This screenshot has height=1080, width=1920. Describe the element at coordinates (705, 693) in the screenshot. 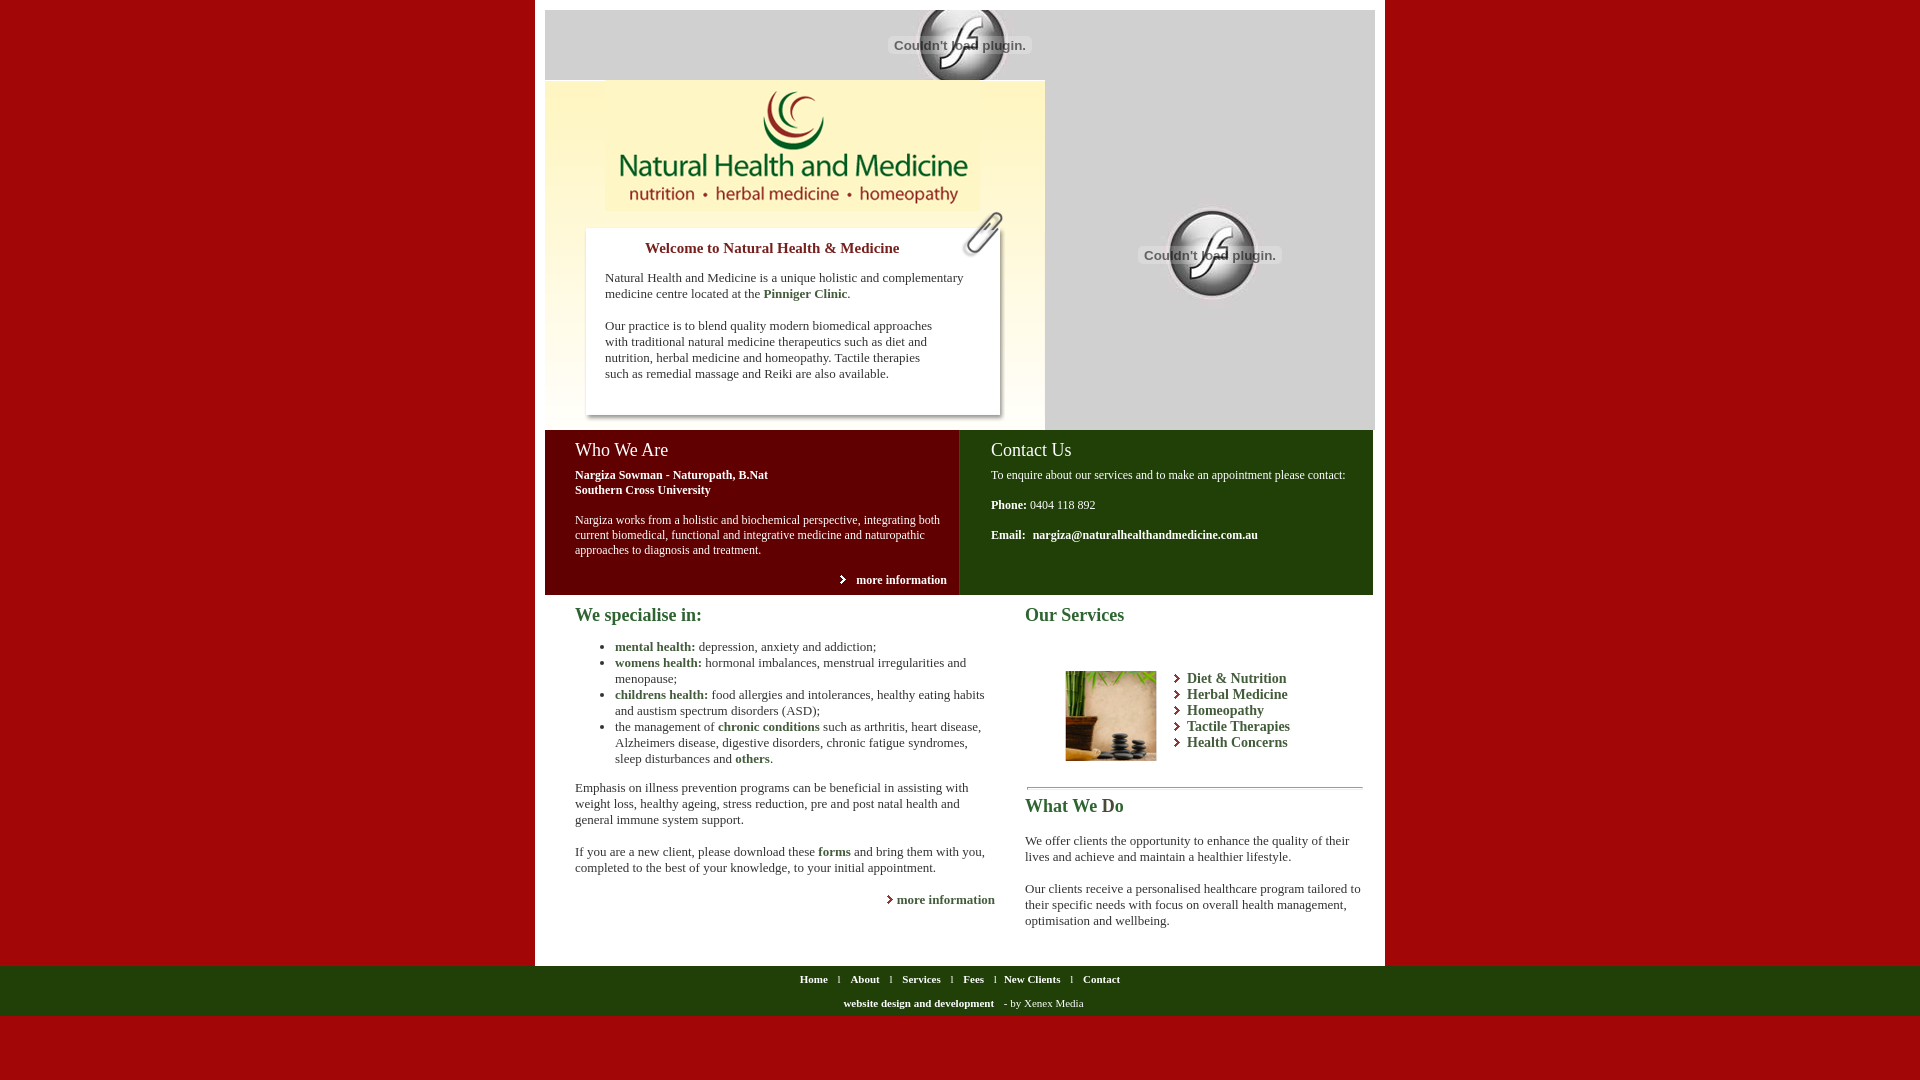

I see `':'` at that location.